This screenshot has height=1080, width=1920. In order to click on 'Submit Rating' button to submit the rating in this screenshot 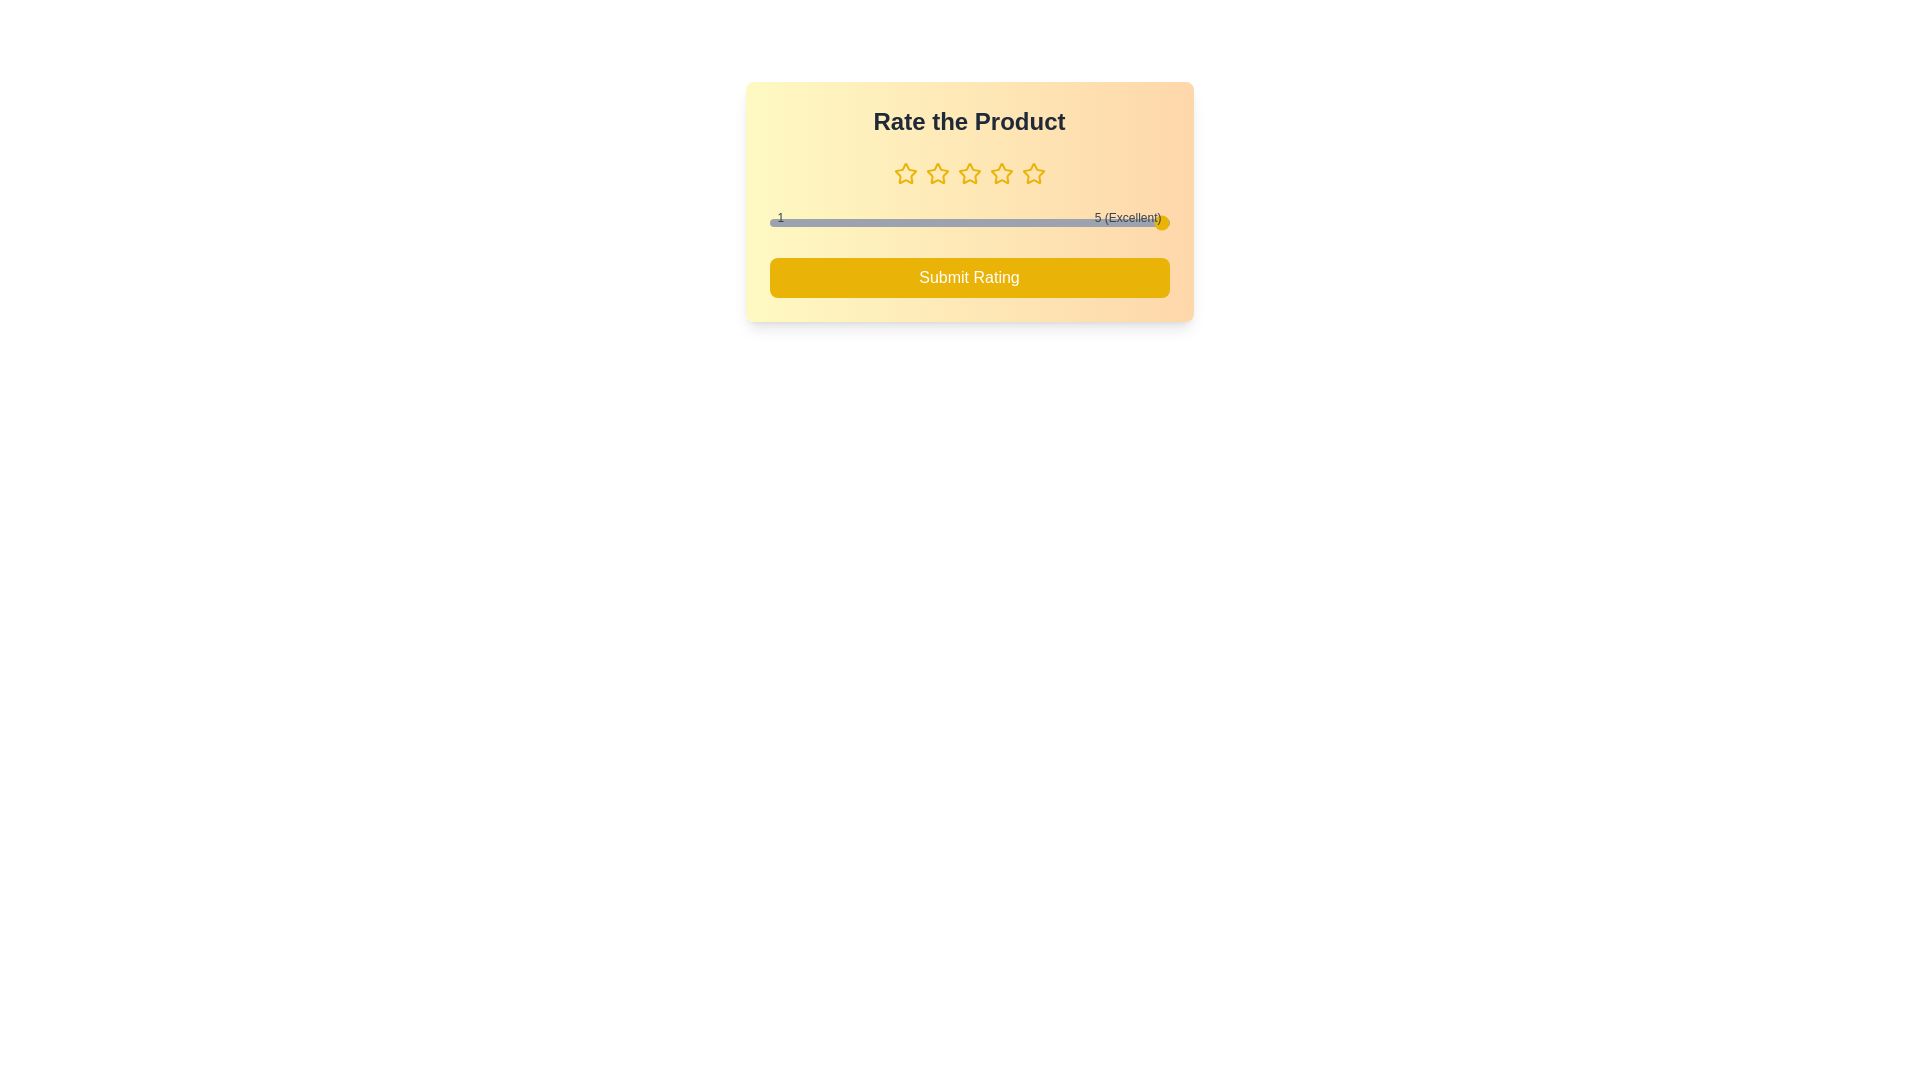, I will do `click(969, 277)`.